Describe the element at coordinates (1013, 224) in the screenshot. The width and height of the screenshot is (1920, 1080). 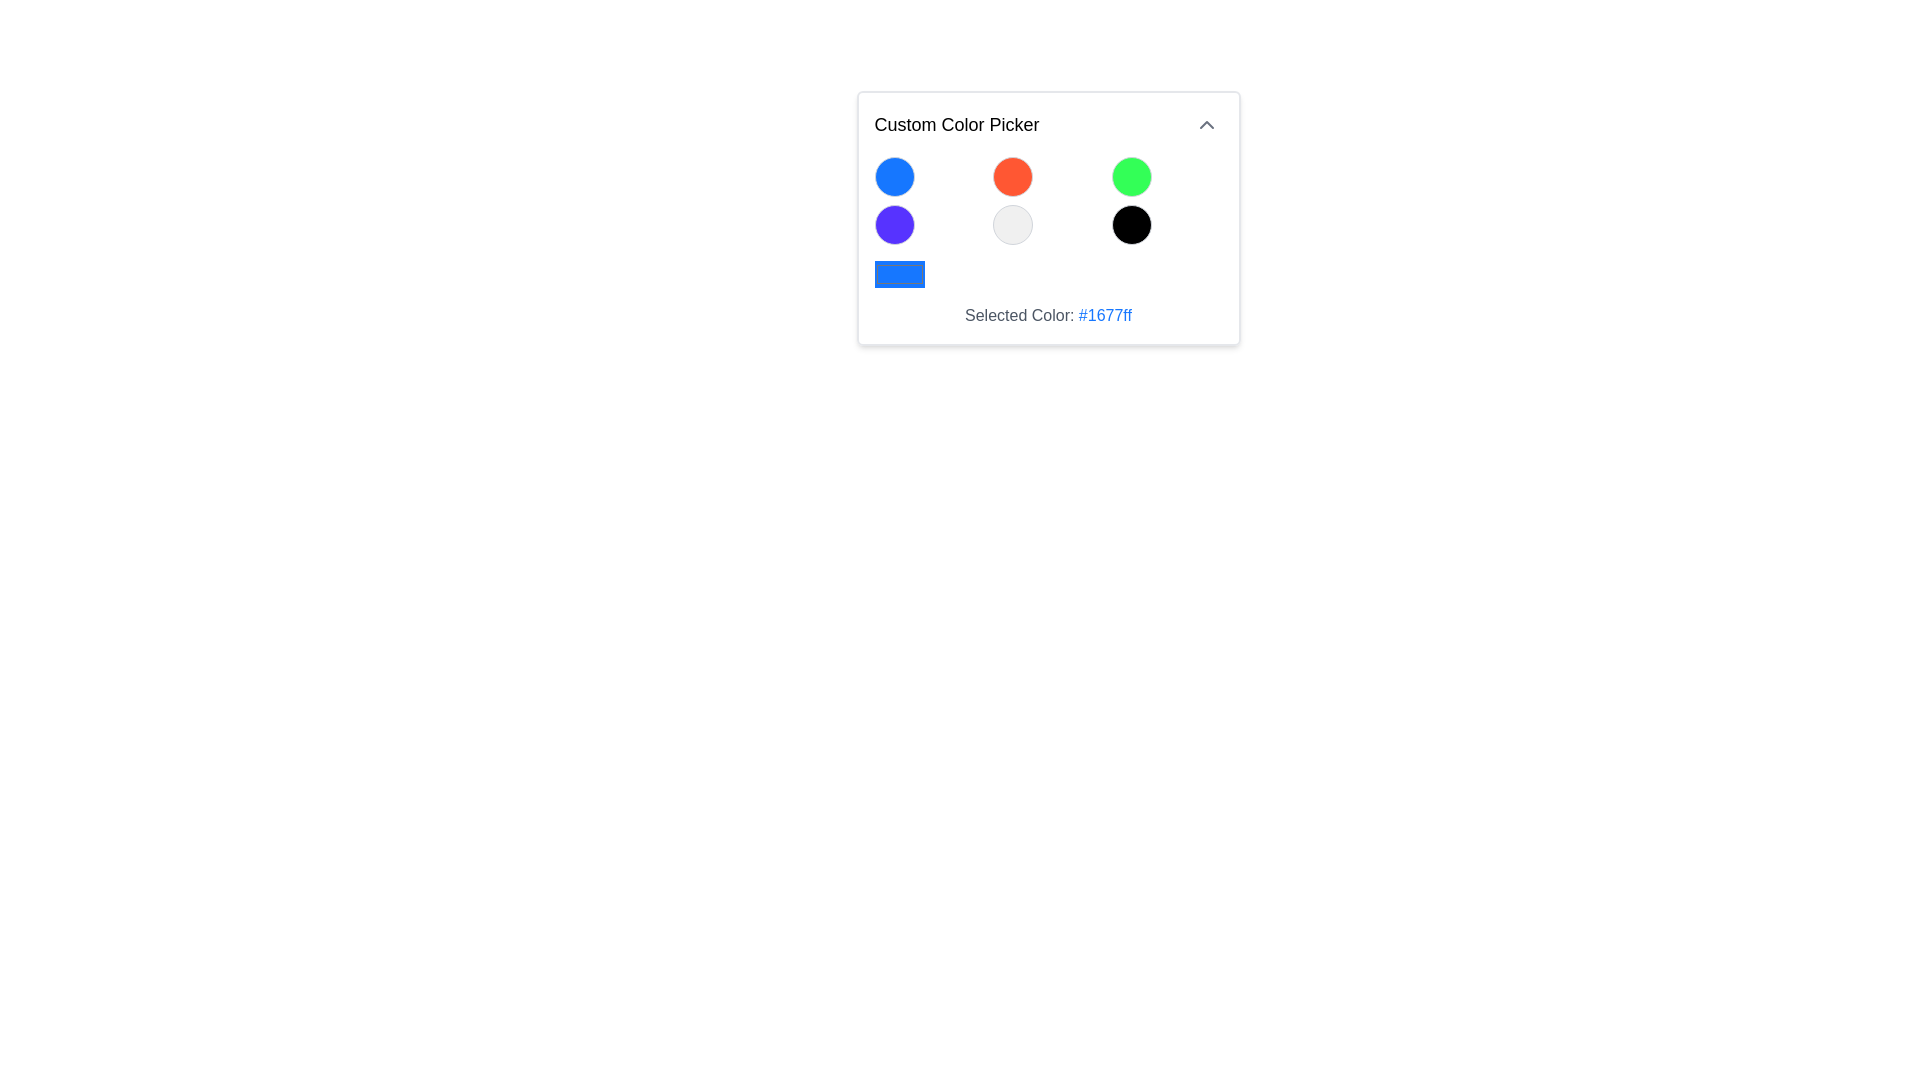
I see `the Interactive Color Selection Circle located in the second row and middle column of the grid layout` at that location.